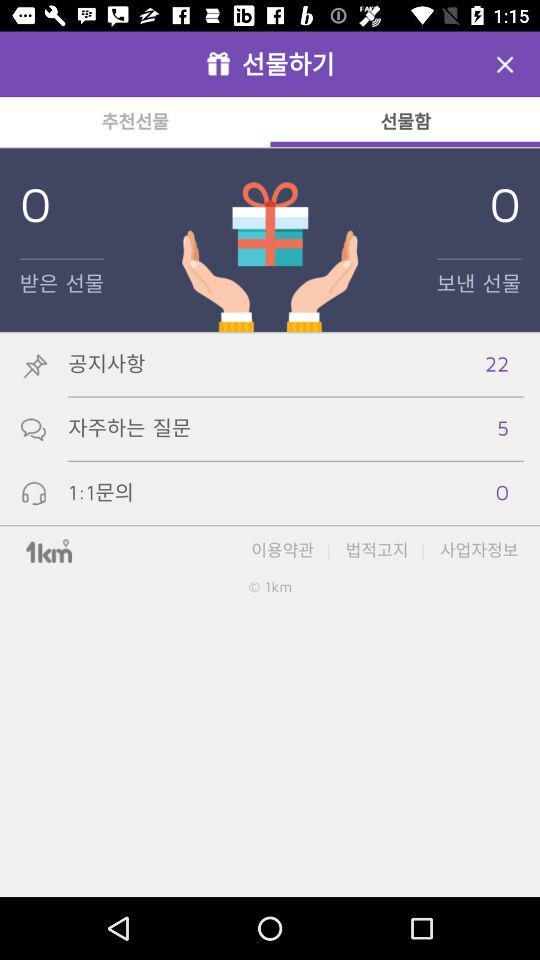 This screenshot has height=960, width=540. I want to click on close, so click(504, 64).